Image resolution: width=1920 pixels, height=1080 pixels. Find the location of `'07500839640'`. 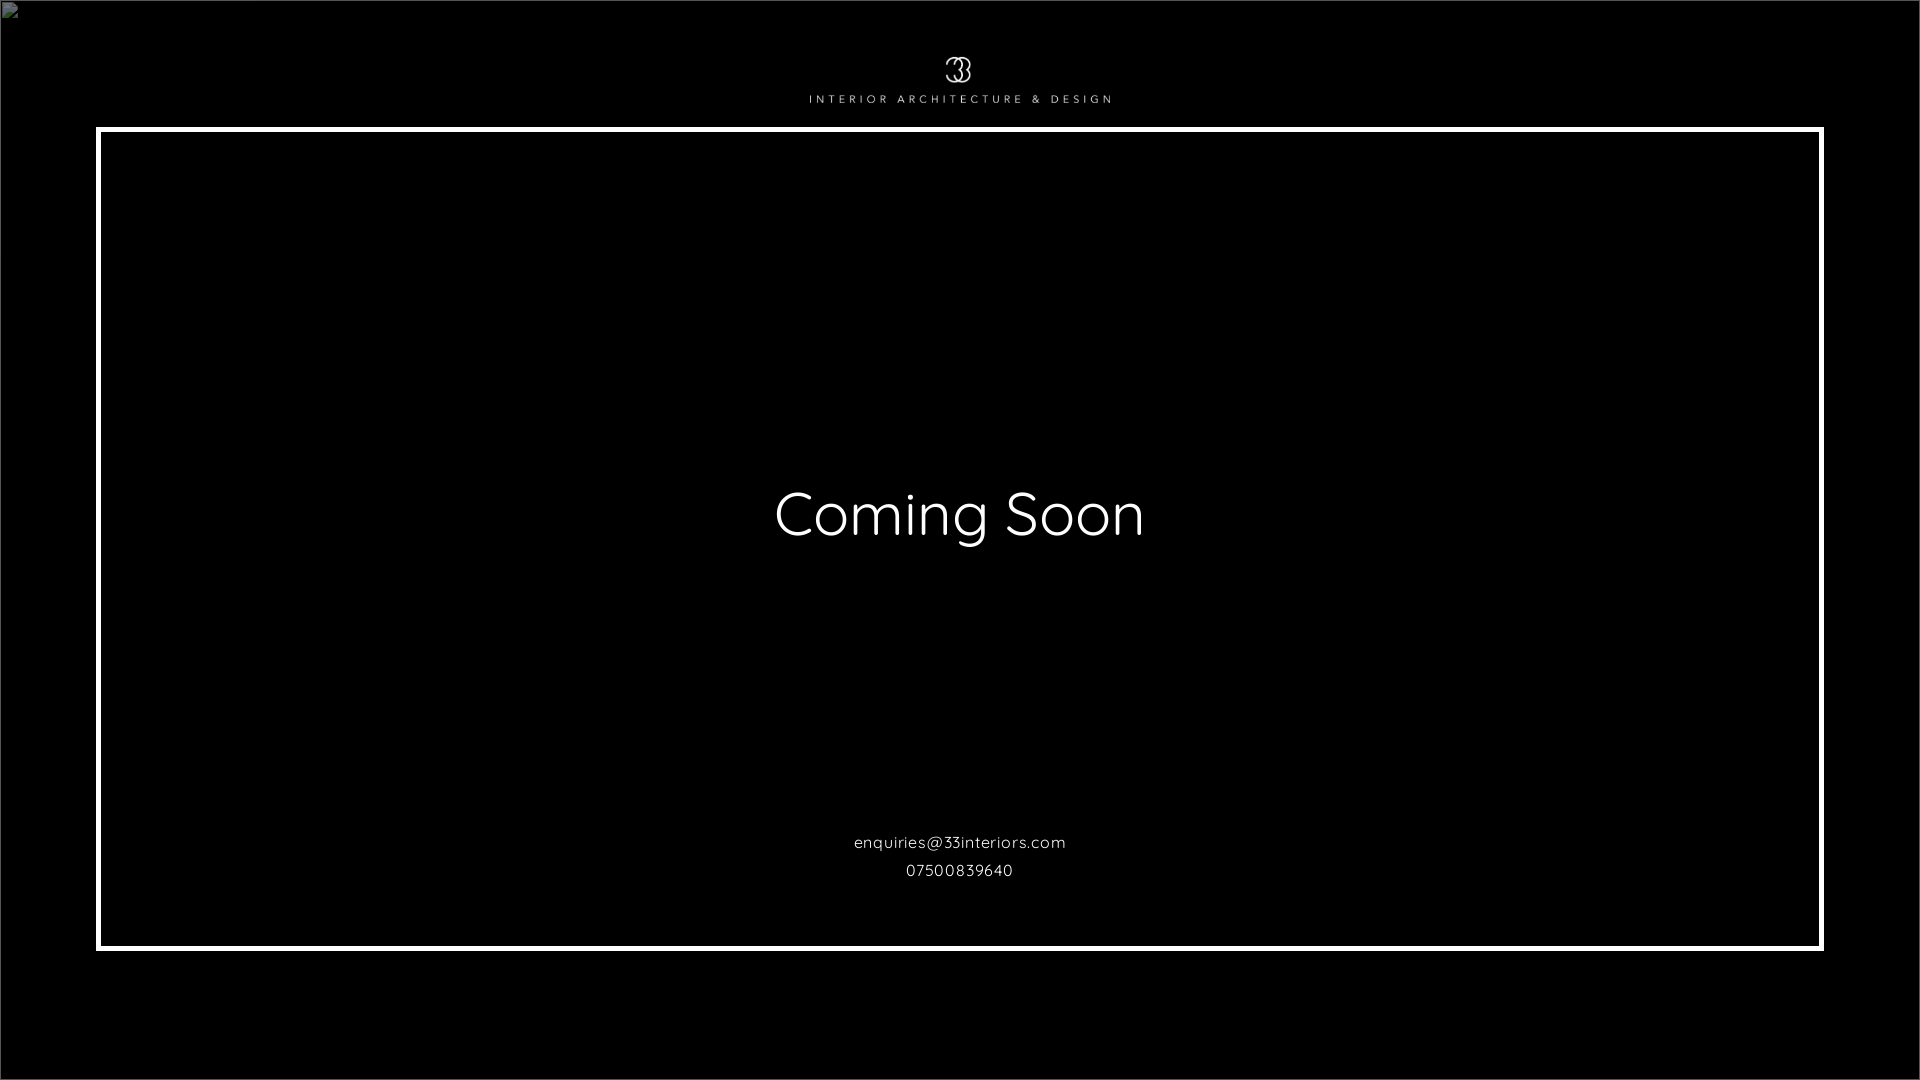

'07500839640' is located at coordinates (960, 869).